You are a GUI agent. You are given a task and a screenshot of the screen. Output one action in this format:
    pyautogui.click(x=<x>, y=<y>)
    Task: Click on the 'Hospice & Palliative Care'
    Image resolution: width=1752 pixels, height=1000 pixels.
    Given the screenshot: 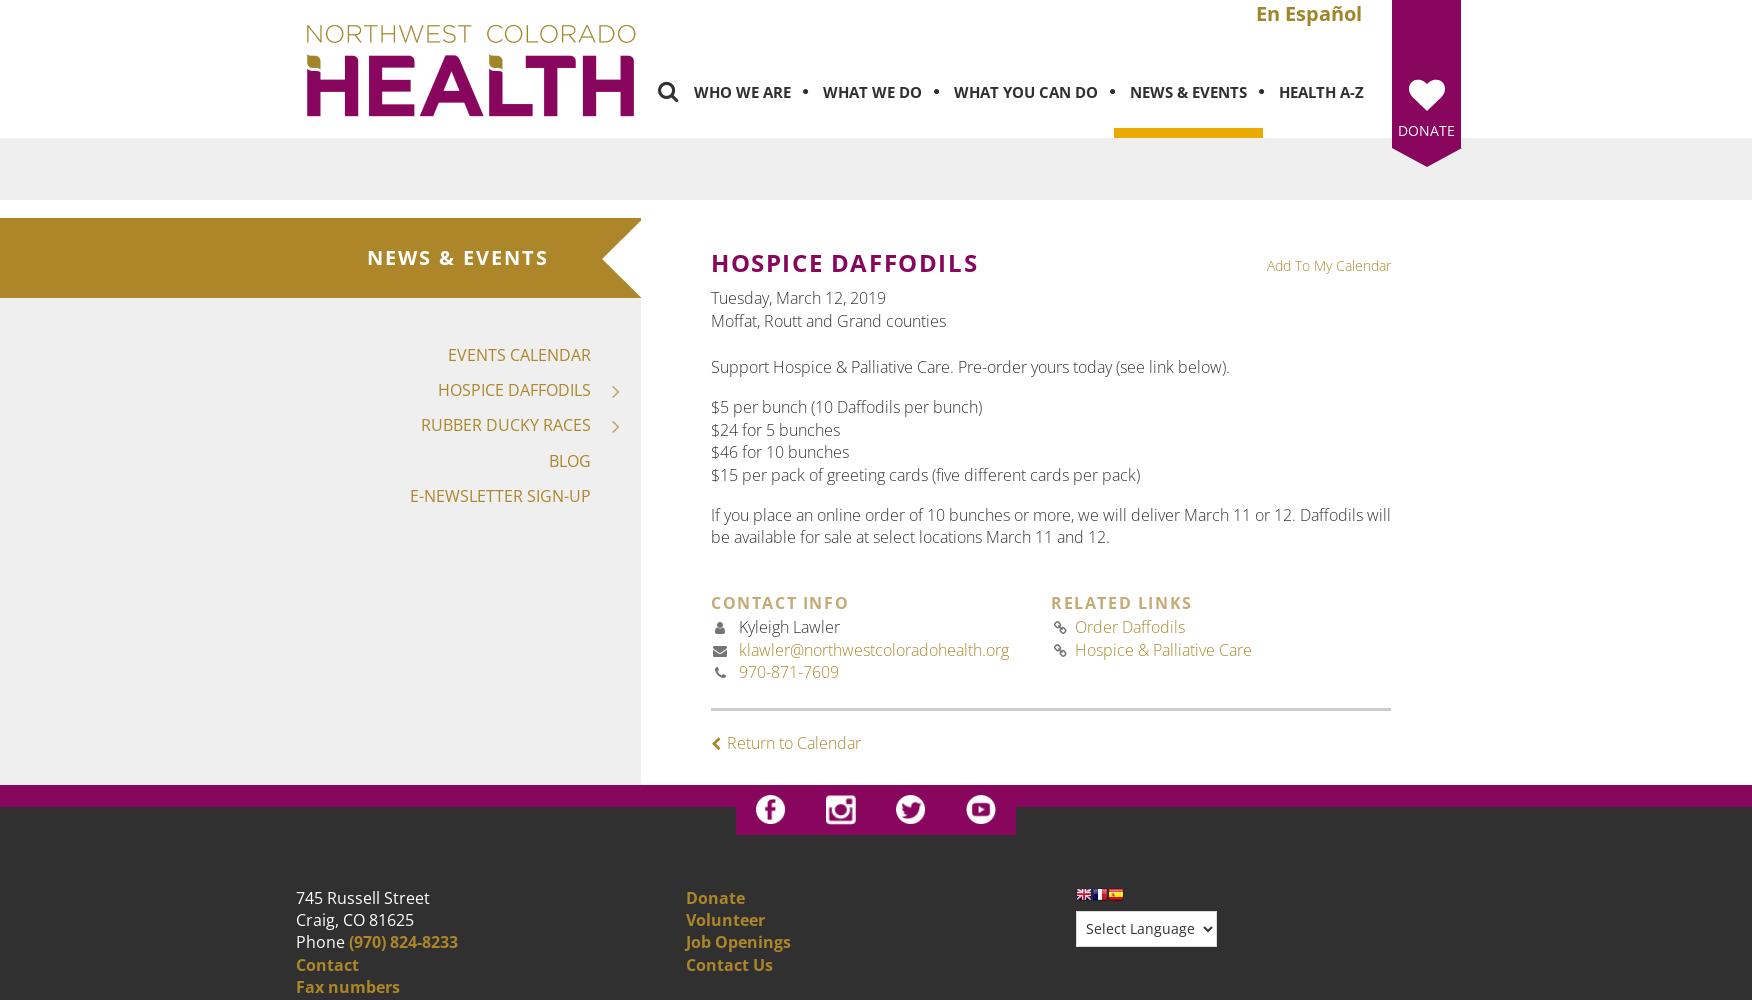 What is the action you would take?
    pyautogui.click(x=1162, y=649)
    